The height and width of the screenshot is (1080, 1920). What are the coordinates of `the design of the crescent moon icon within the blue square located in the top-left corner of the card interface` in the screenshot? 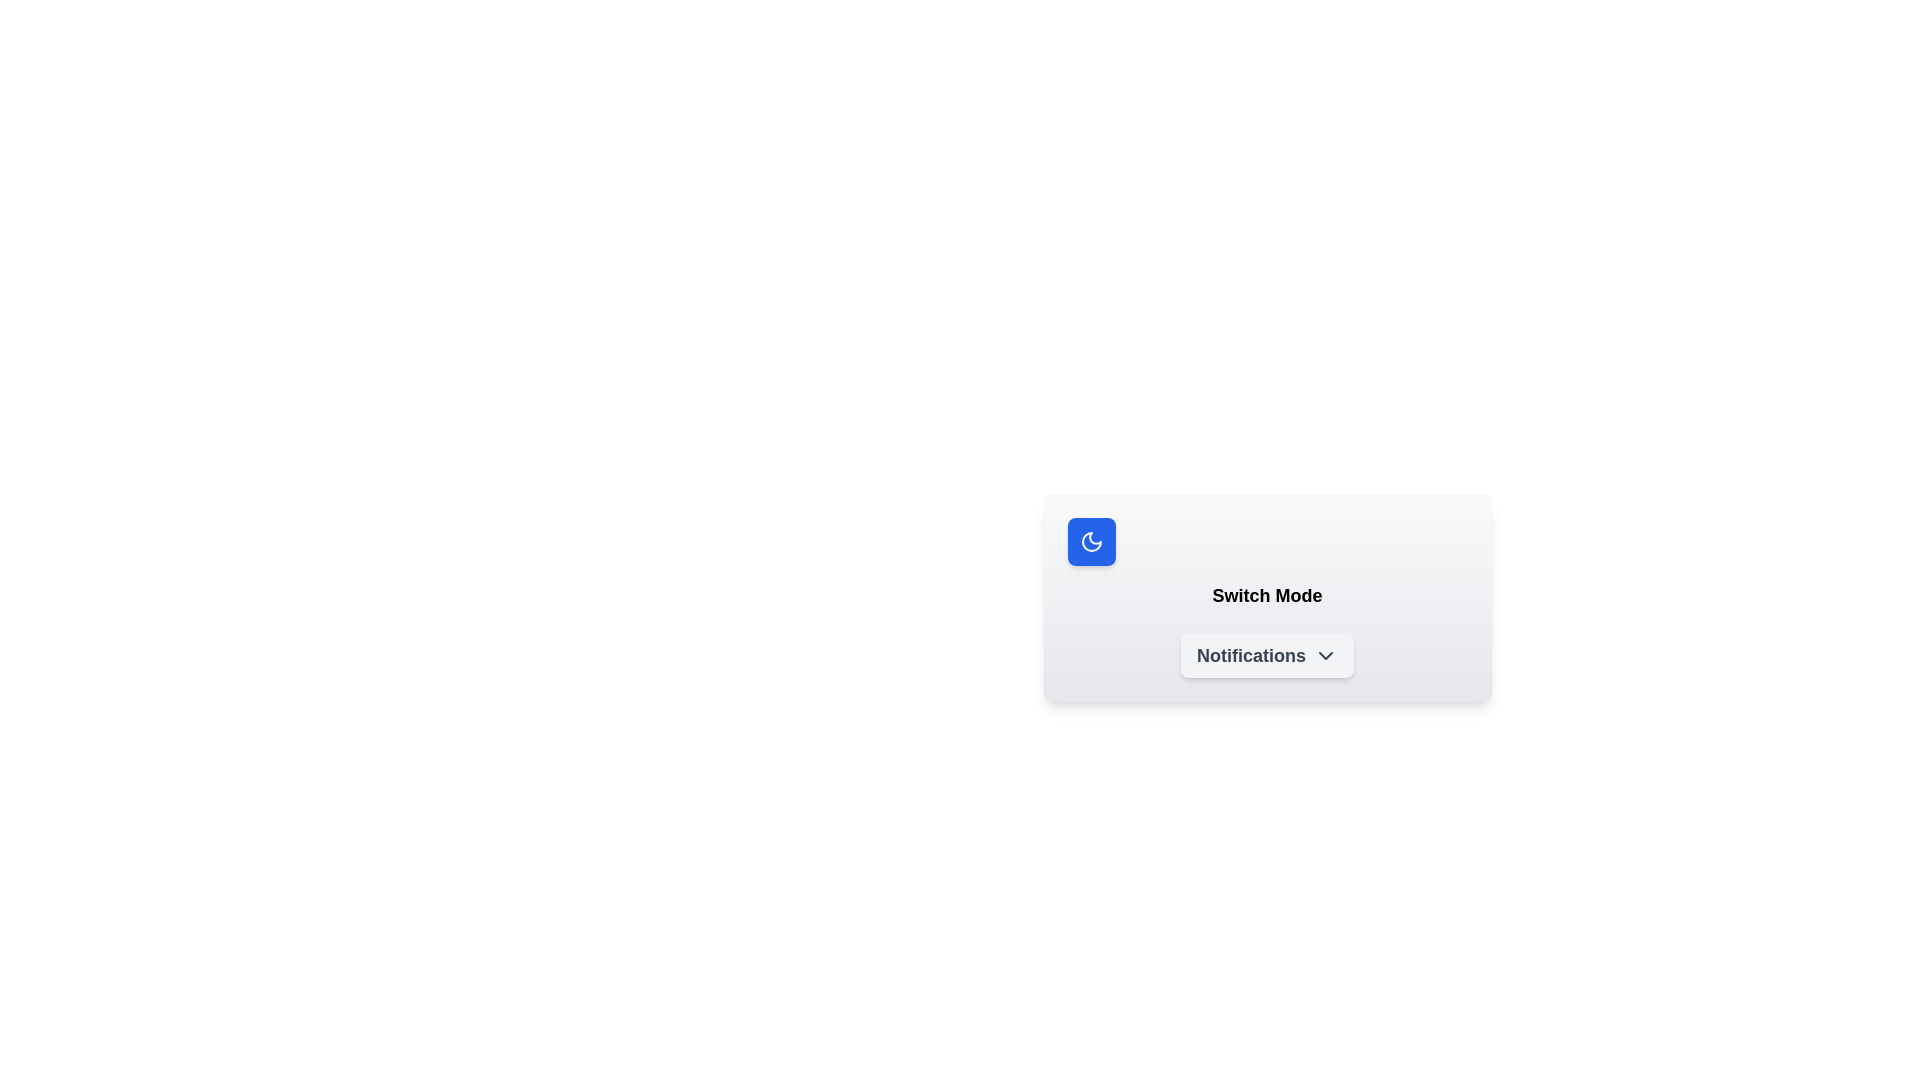 It's located at (1090, 542).